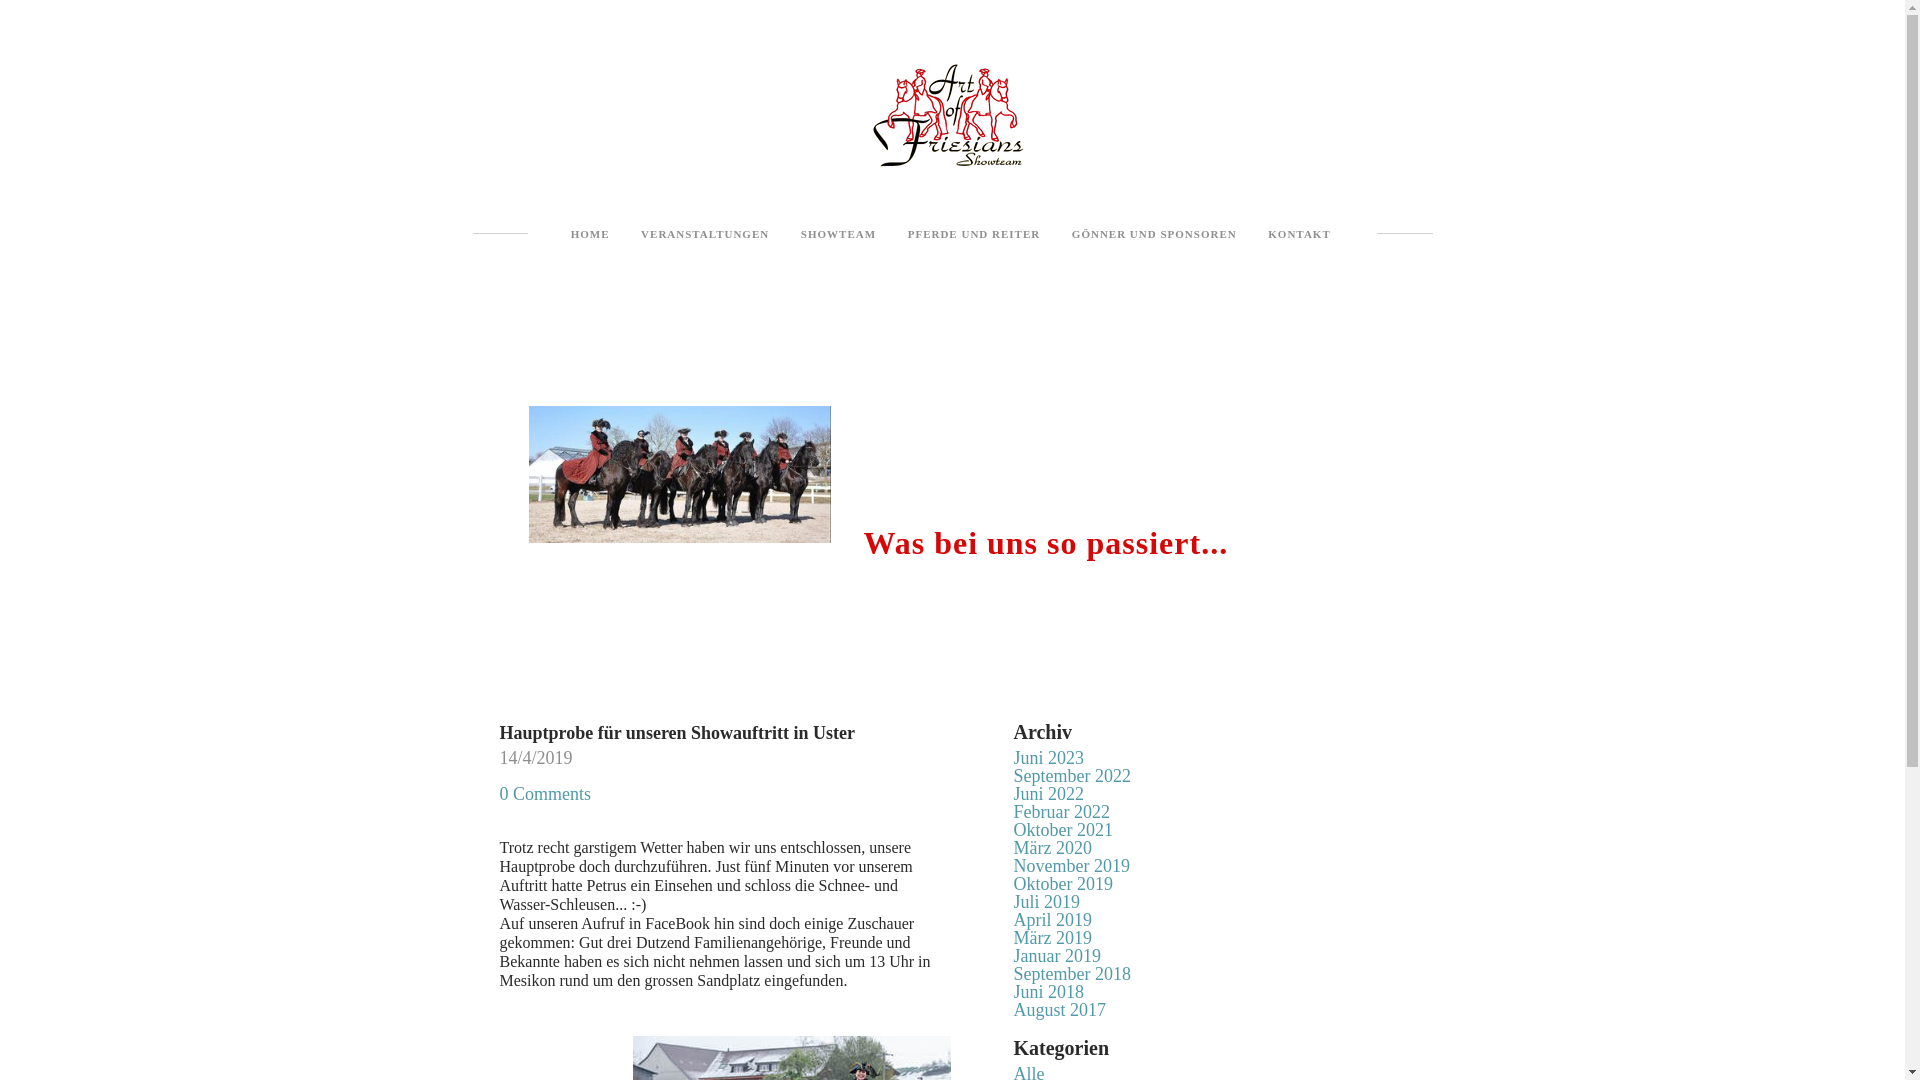  What do you see at coordinates (1013, 865) in the screenshot?
I see `'November 2019'` at bounding box center [1013, 865].